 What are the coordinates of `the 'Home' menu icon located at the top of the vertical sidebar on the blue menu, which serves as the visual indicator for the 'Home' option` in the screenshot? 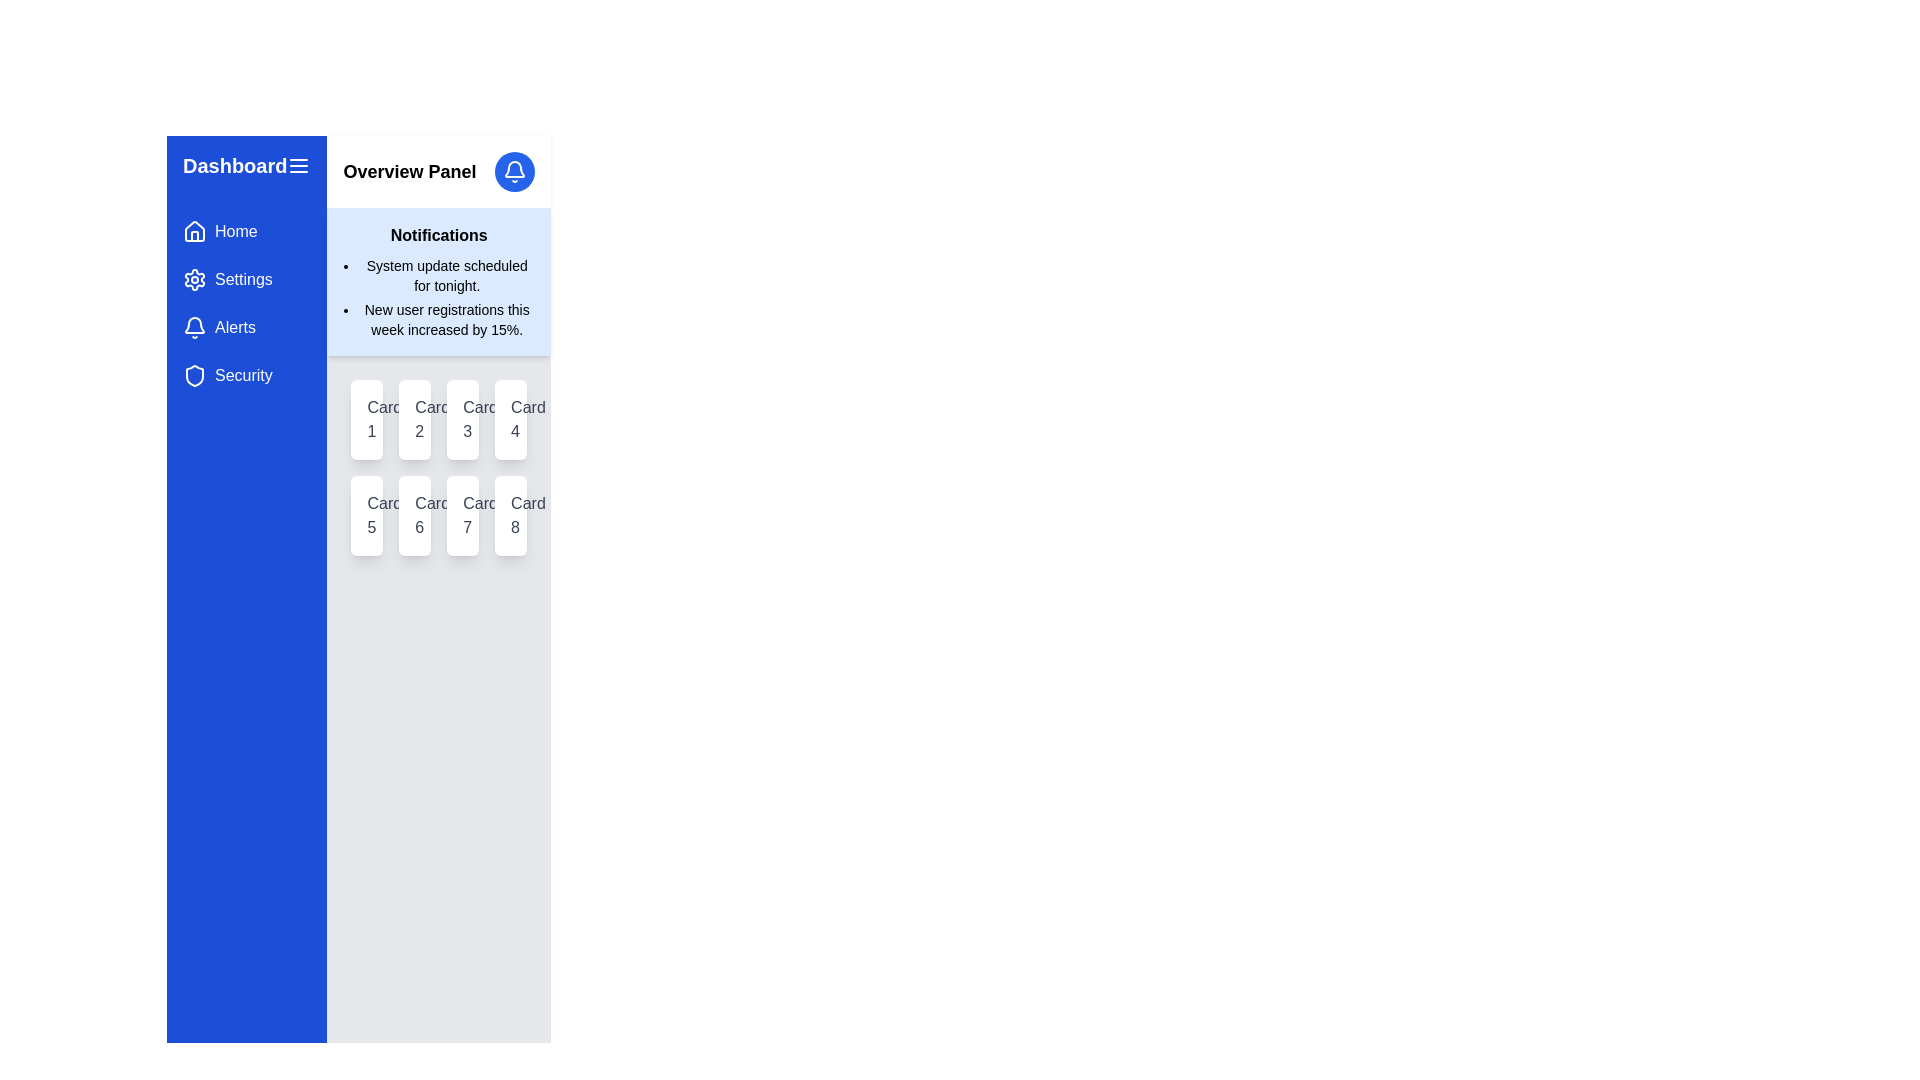 It's located at (195, 230).